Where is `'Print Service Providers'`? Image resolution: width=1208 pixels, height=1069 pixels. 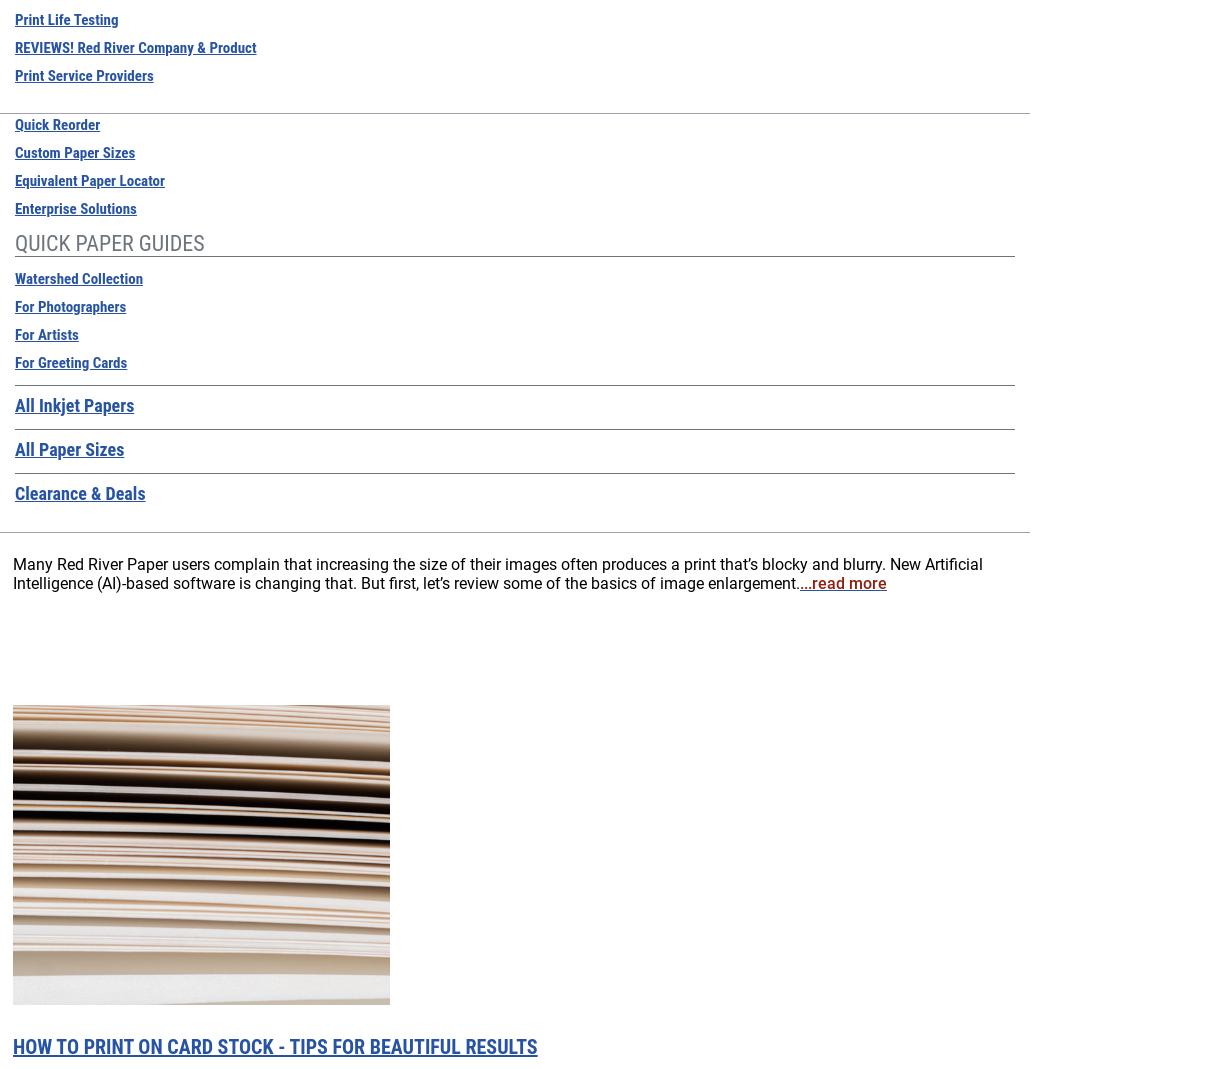 'Print Service Providers' is located at coordinates (82, 75).